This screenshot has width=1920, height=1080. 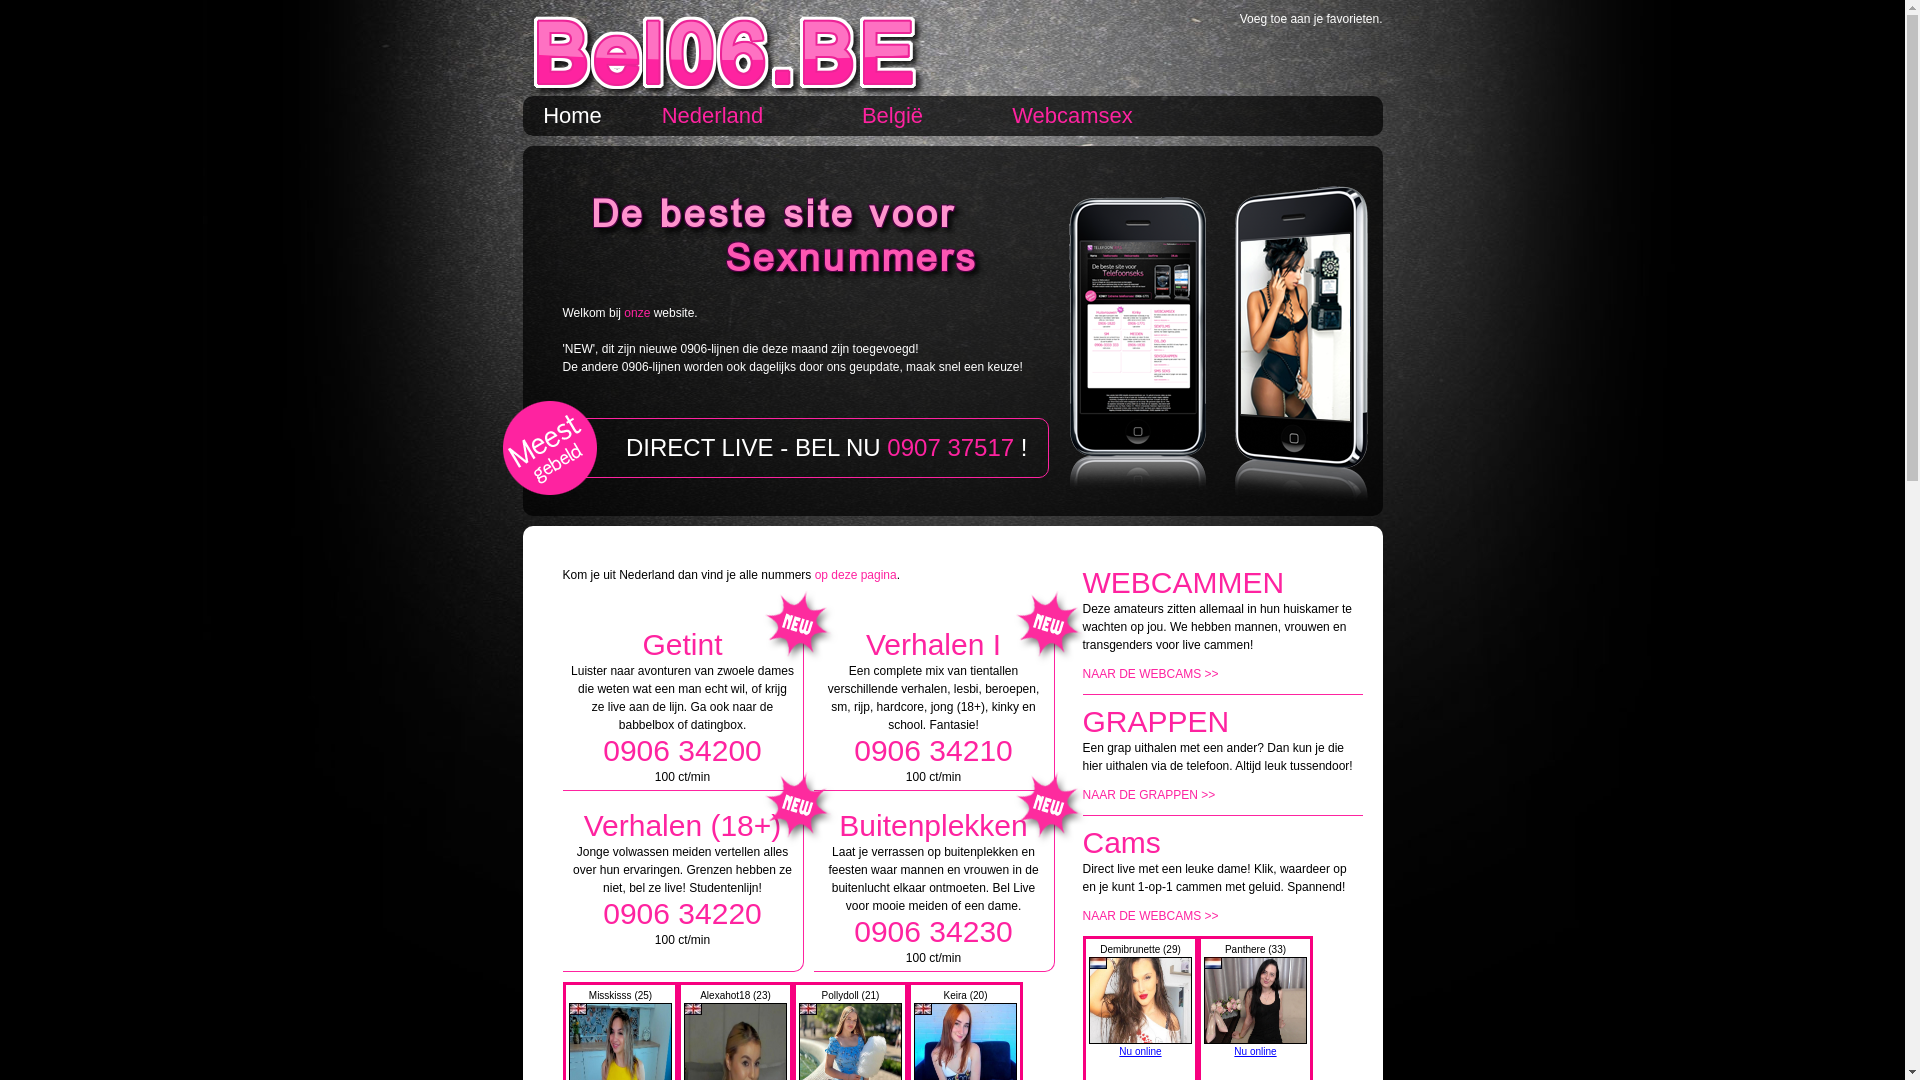 I want to click on '0906 34210', so click(x=932, y=750).